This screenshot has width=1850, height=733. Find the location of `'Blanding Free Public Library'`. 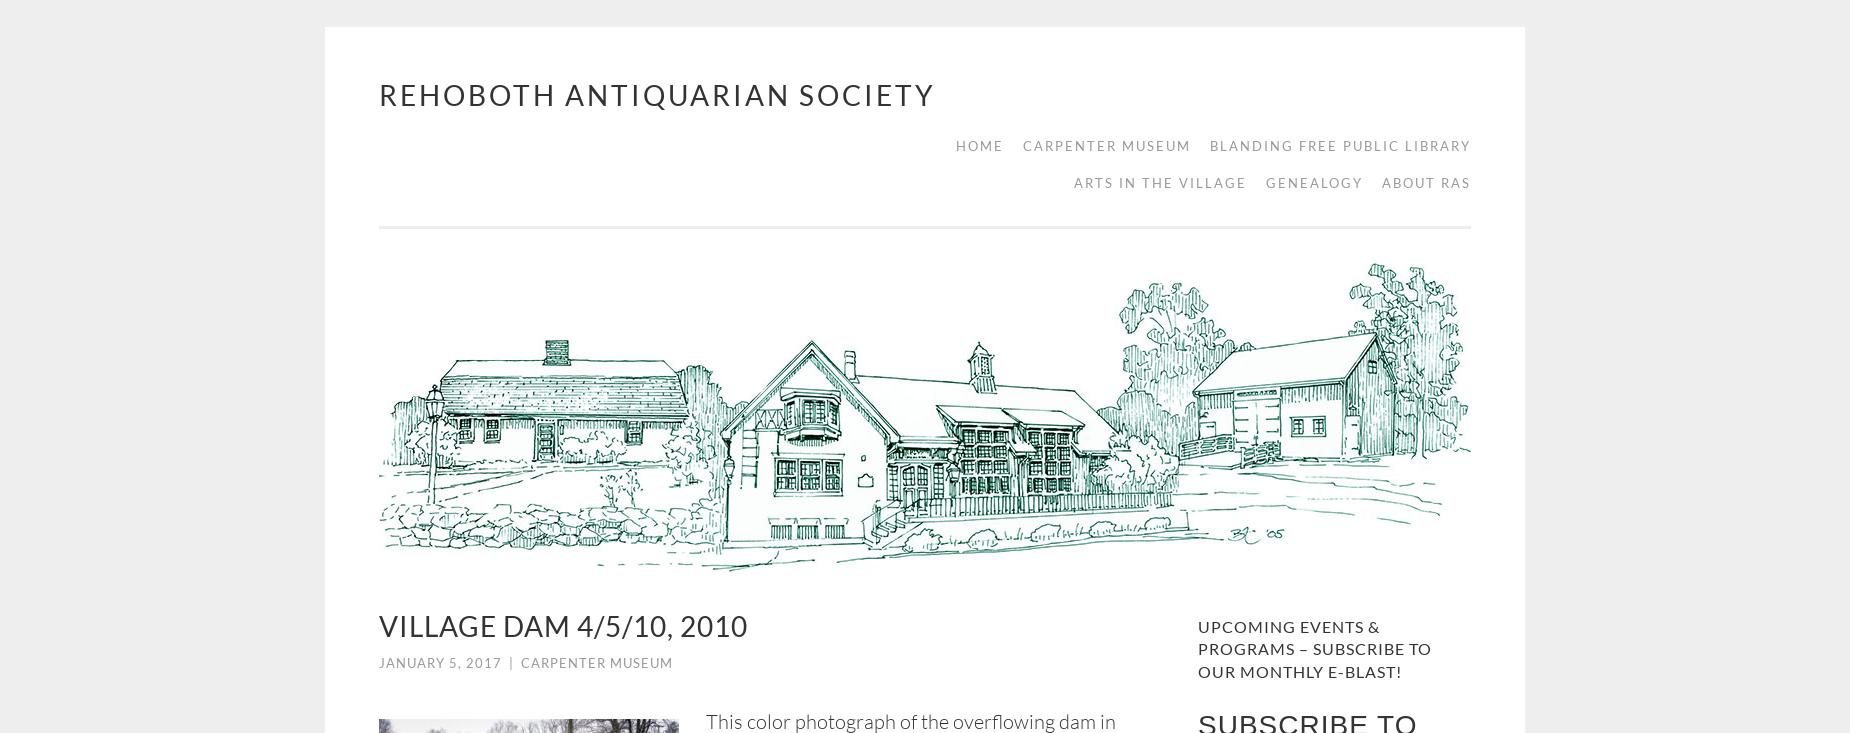

'Blanding Free Public Library' is located at coordinates (1339, 146).